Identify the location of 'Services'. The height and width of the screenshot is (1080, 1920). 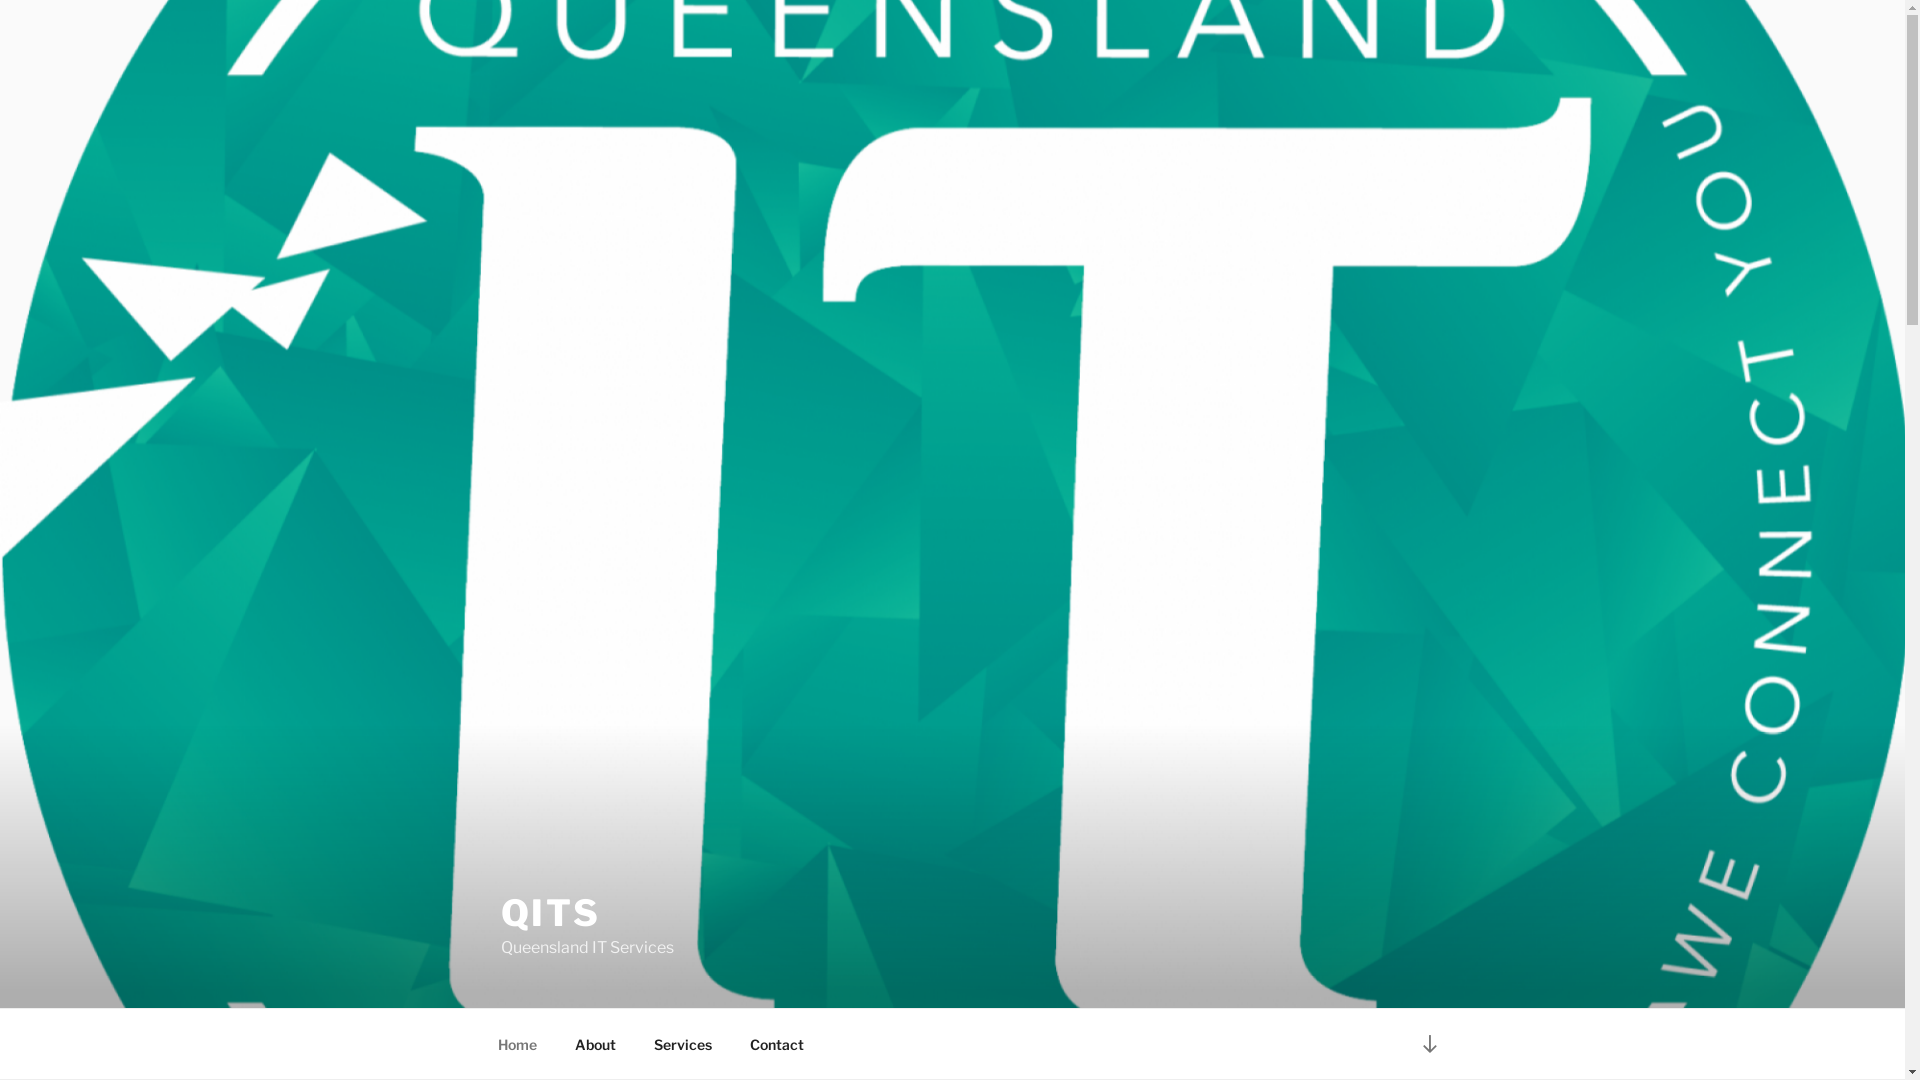
(682, 1043).